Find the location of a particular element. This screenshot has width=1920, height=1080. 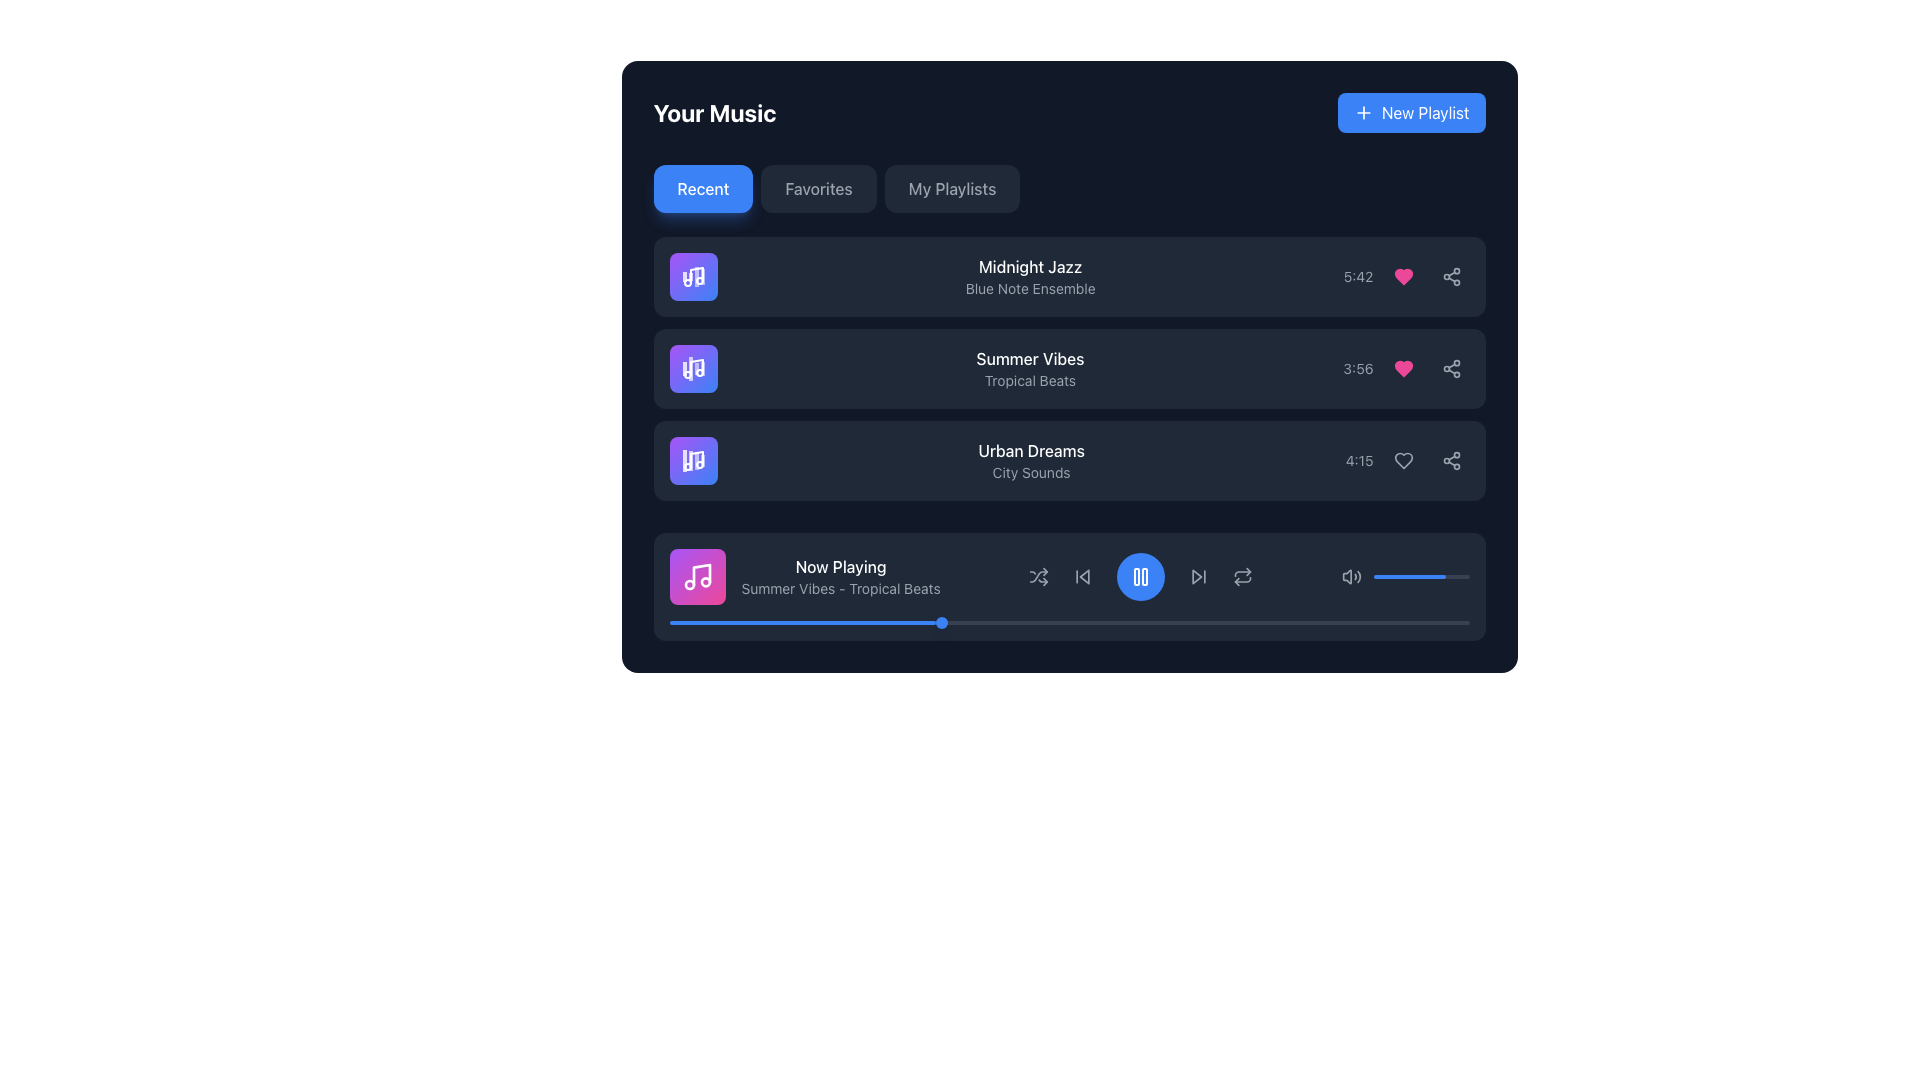

the text display component that shows 'Urban Dreams' and 'City Sounds', located in the third row of the music list, between 'Summer Vibes' and '4:15' is located at coordinates (1031, 461).